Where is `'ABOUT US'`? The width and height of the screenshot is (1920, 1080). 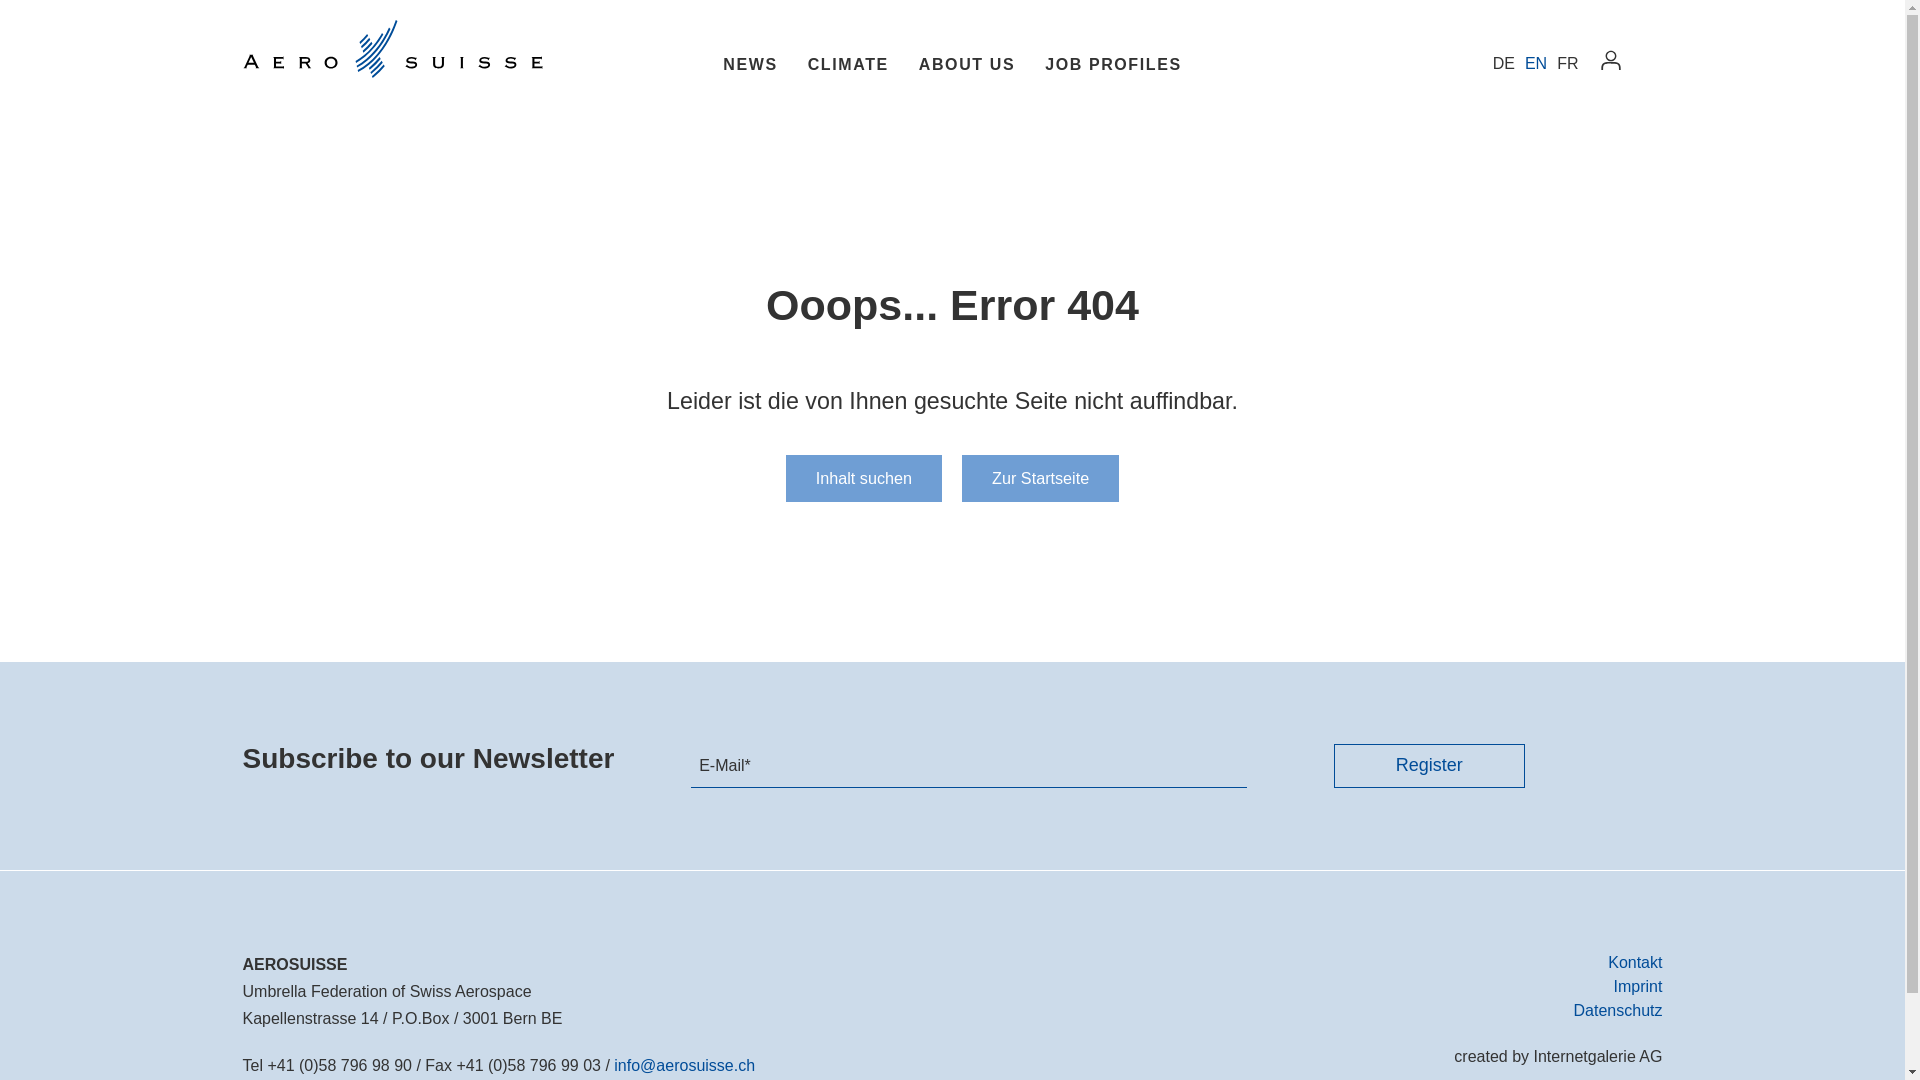 'ABOUT US' is located at coordinates (966, 58).